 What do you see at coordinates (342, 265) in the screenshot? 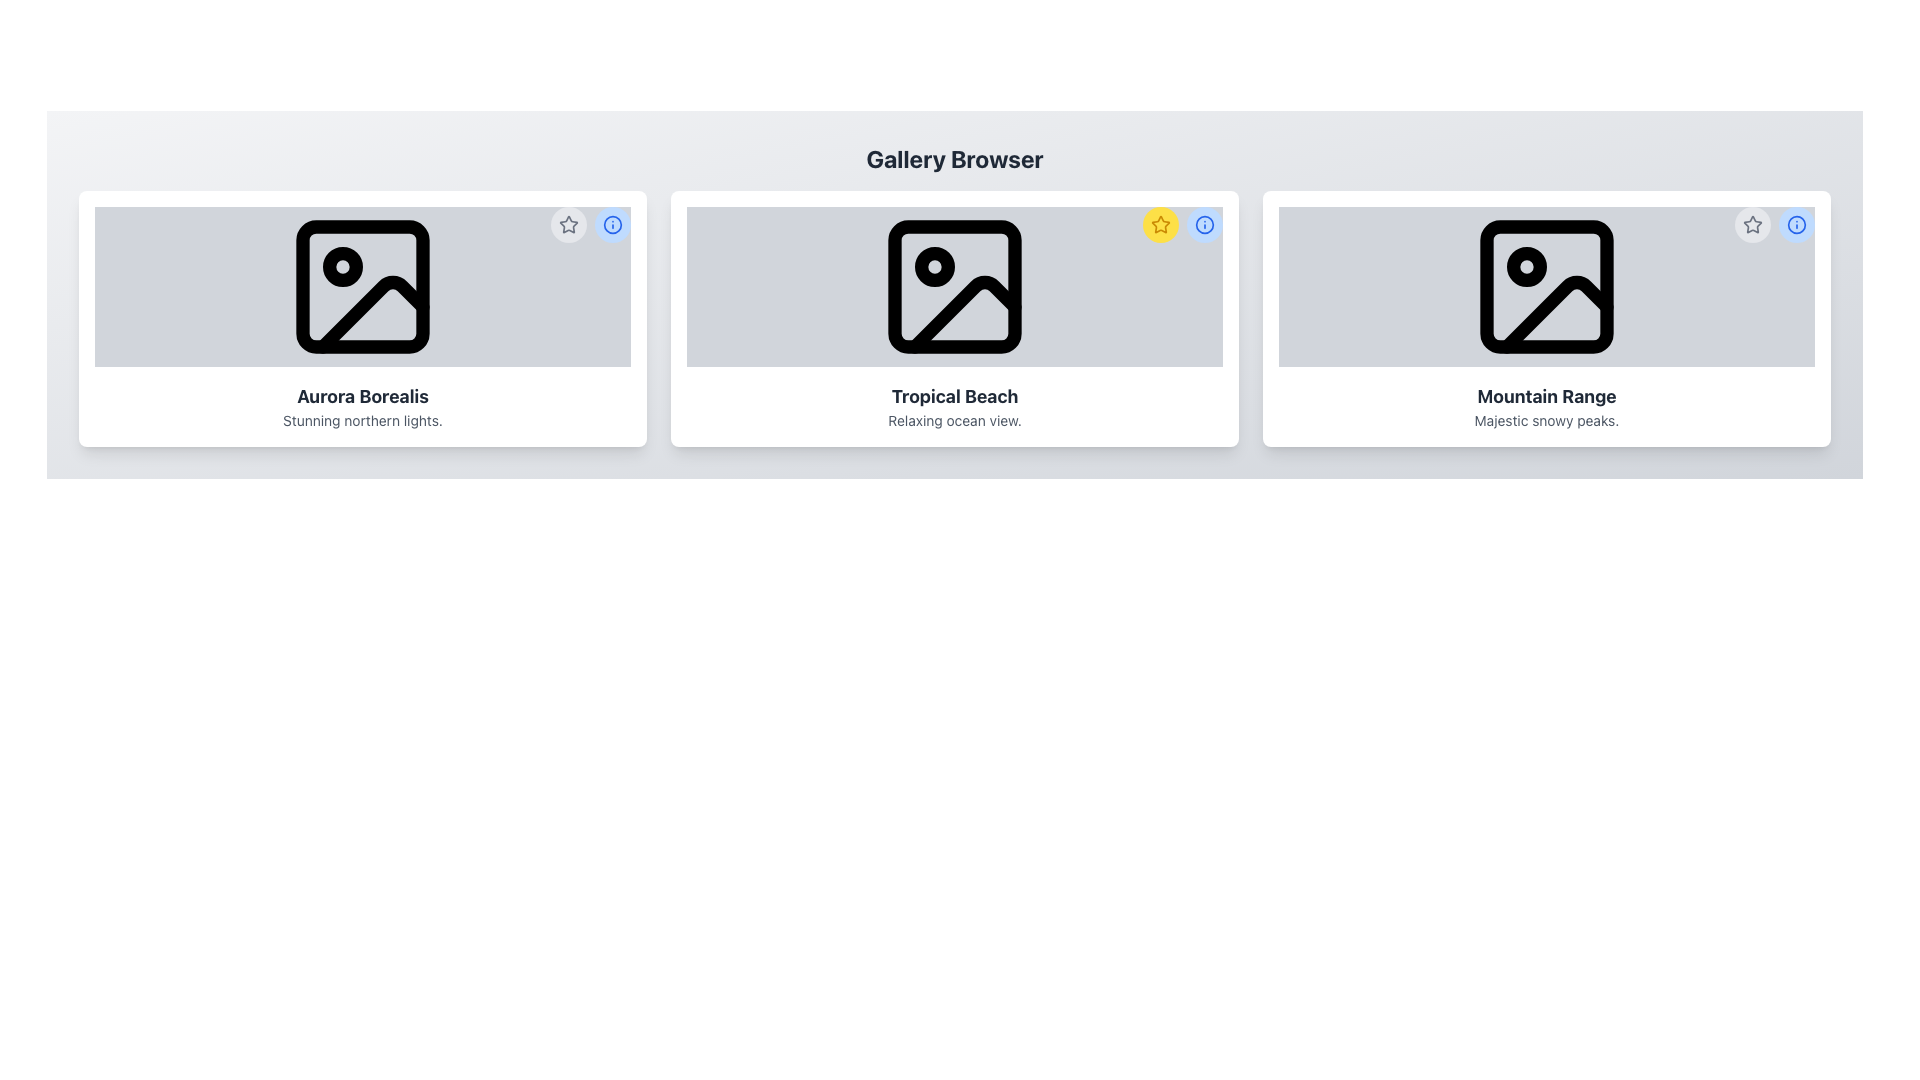
I see `the small circular SVG element located in the leftmost card, near the center of the picture frame icon` at bounding box center [342, 265].